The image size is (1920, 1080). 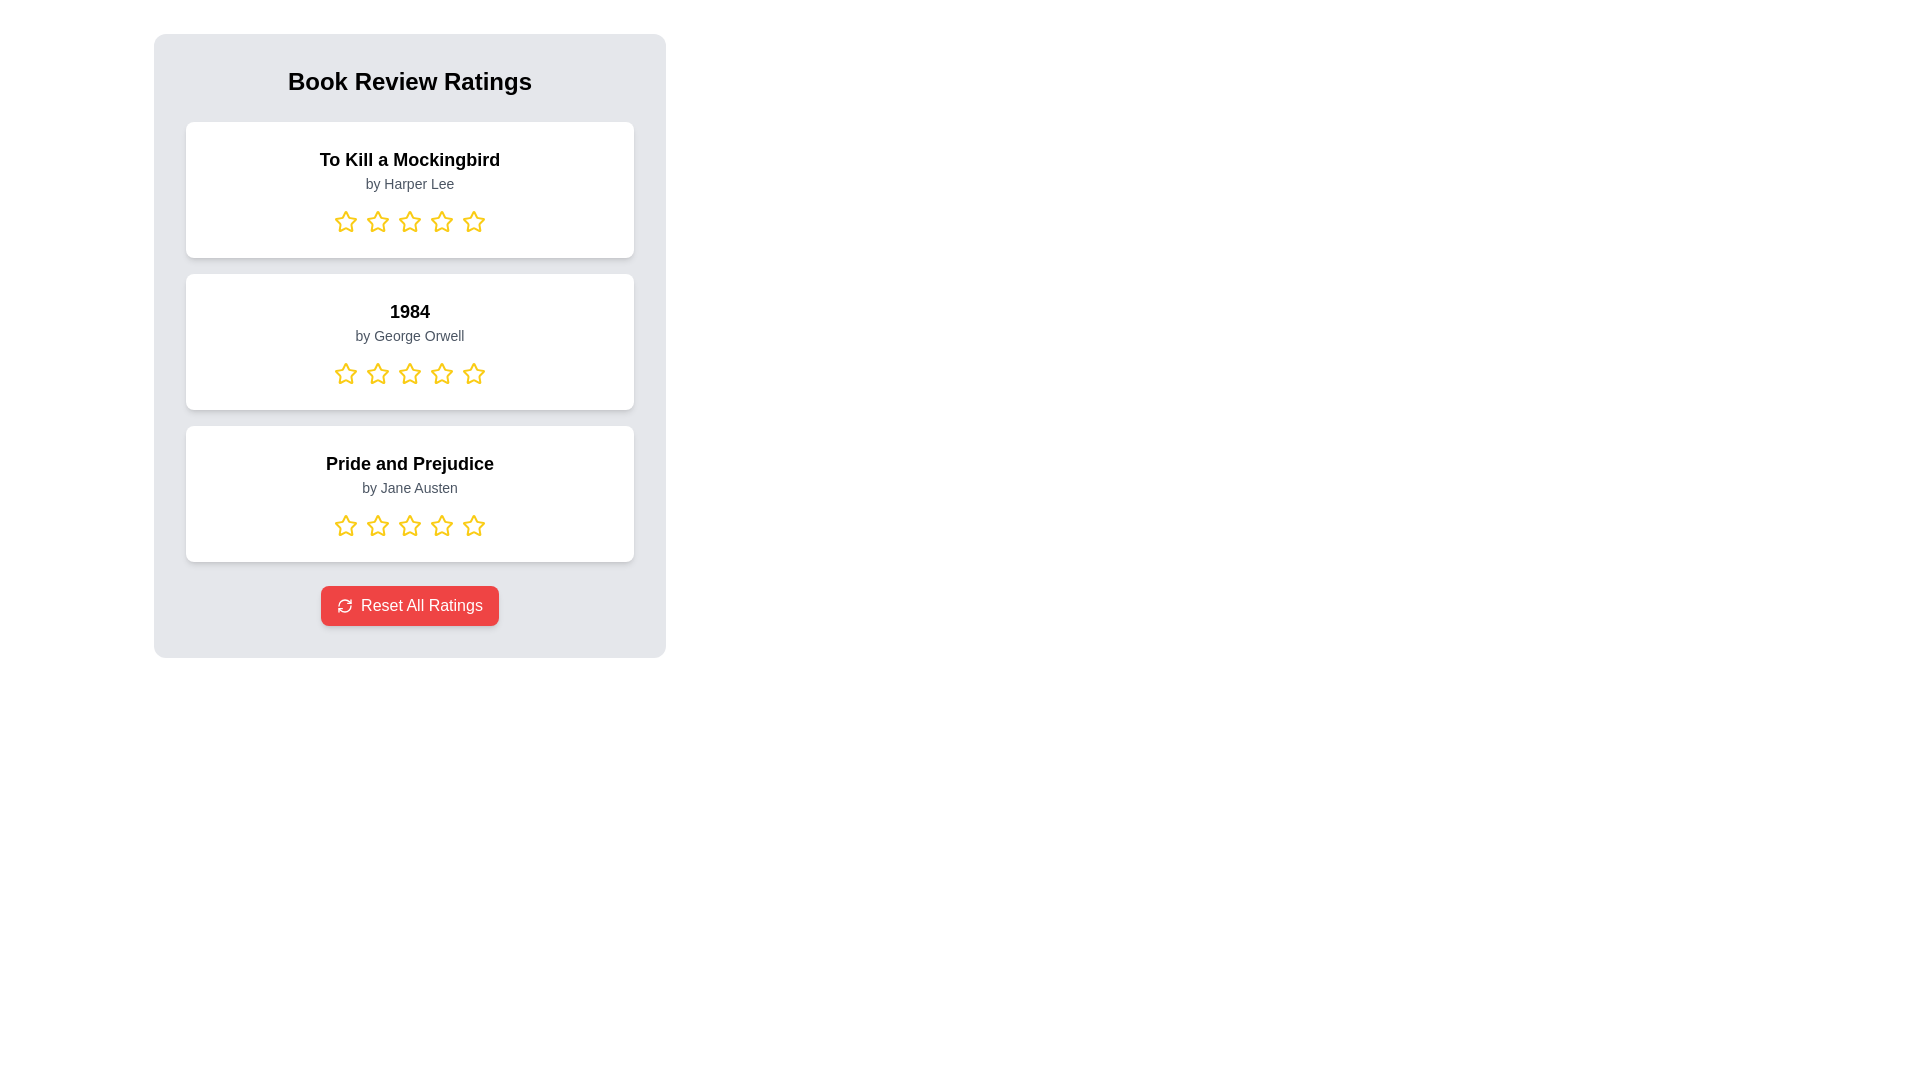 What do you see at coordinates (378, 222) in the screenshot?
I see `the rating for a book by selecting 2 stars for the book titled To Kill a Mockingbird` at bounding box center [378, 222].